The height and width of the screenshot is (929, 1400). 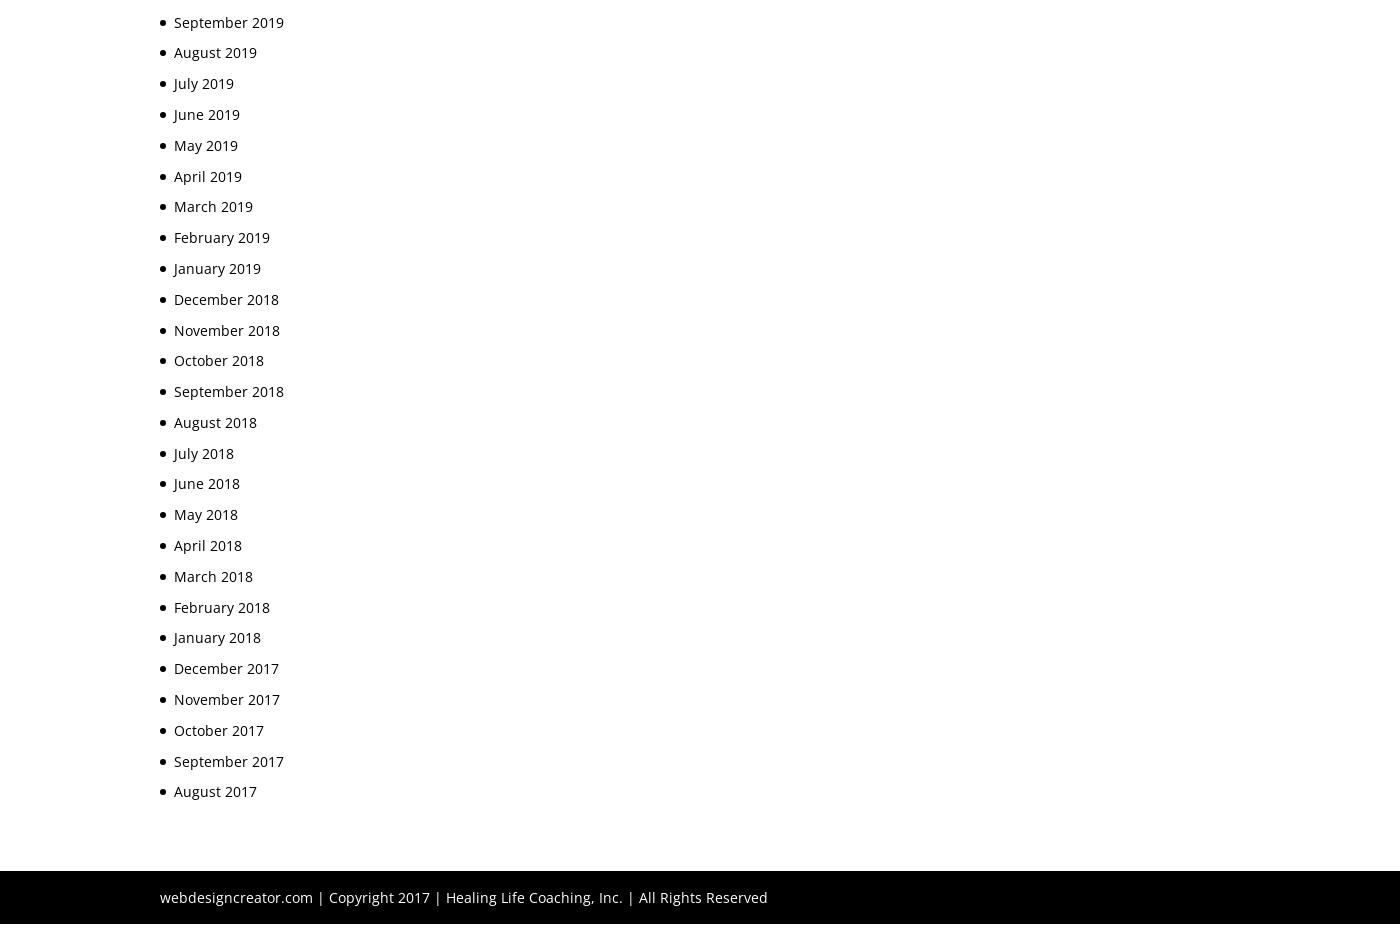 What do you see at coordinates (215, 51) in the screenshot?
I see `'August 2019'` at bounding box center [215, 51].